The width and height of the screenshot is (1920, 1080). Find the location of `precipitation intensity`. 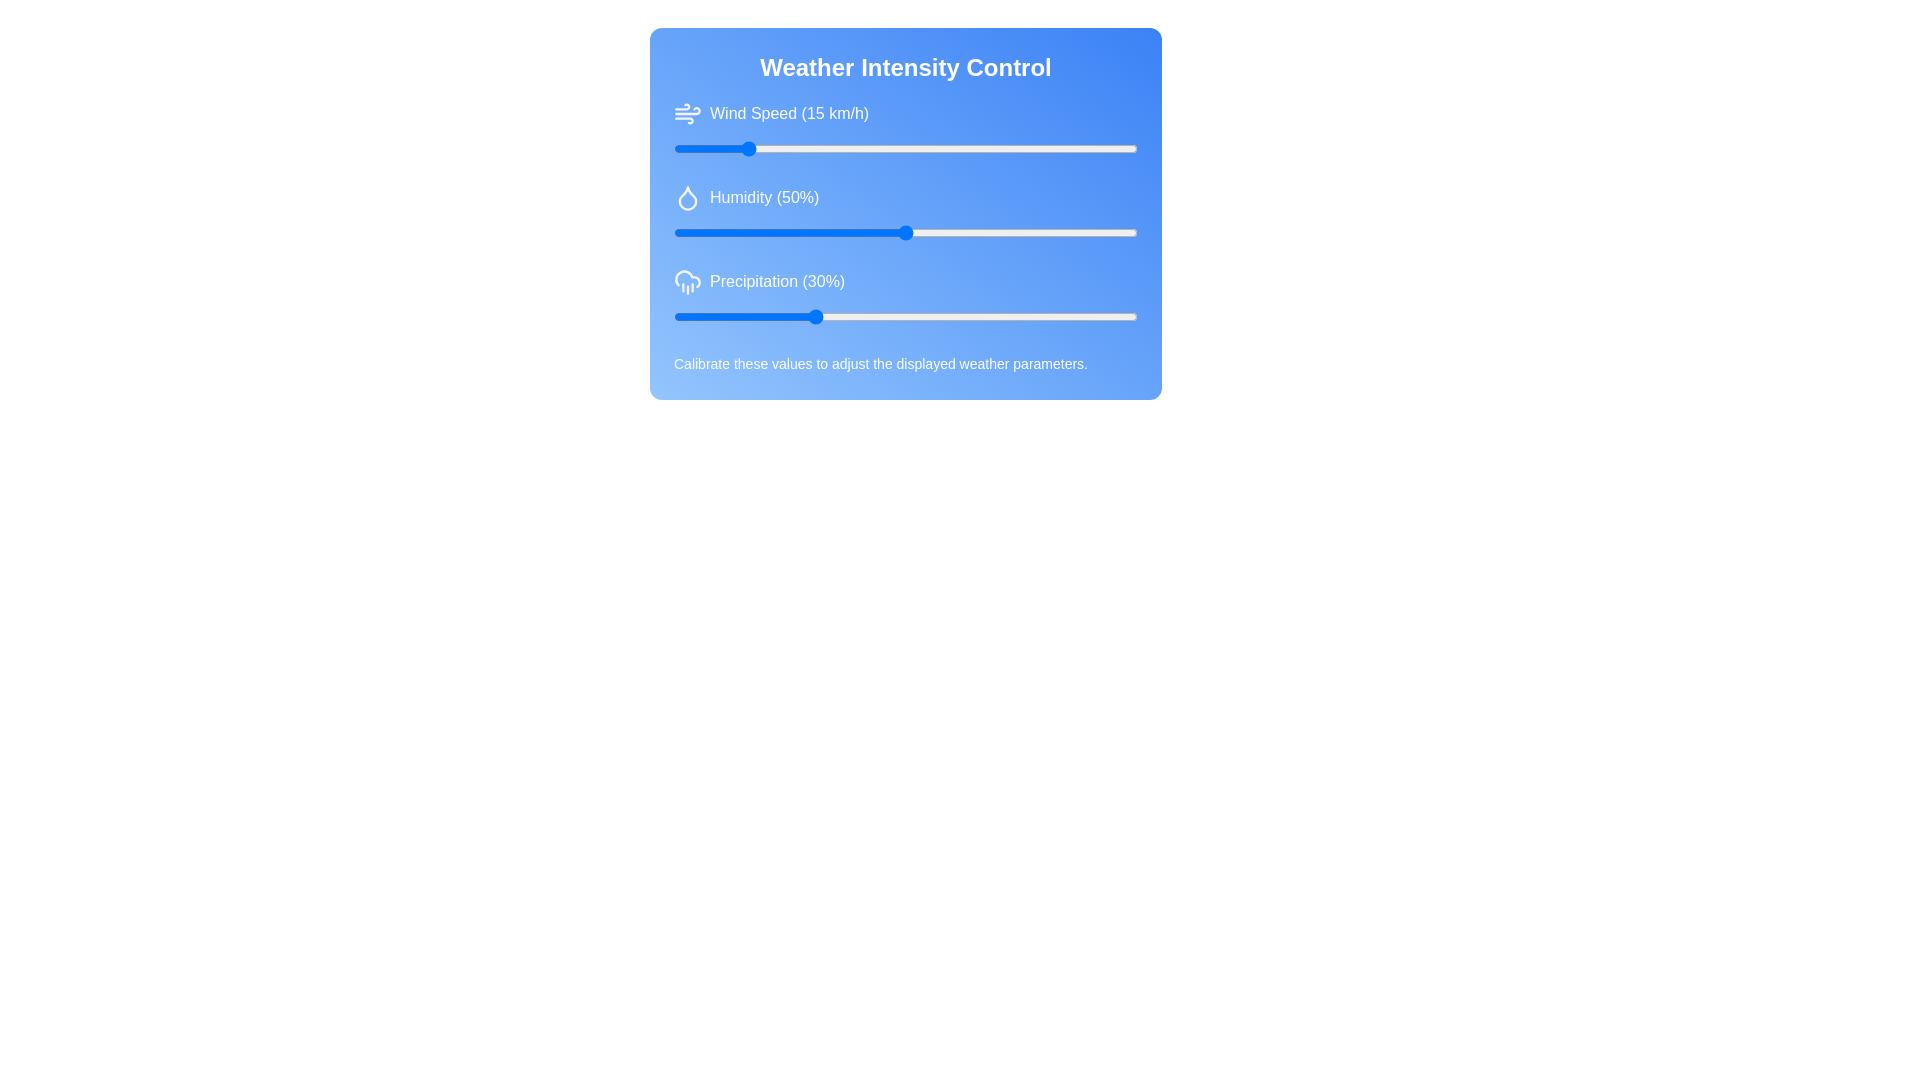

precipitation intensity is located at coordinates (683, 315).